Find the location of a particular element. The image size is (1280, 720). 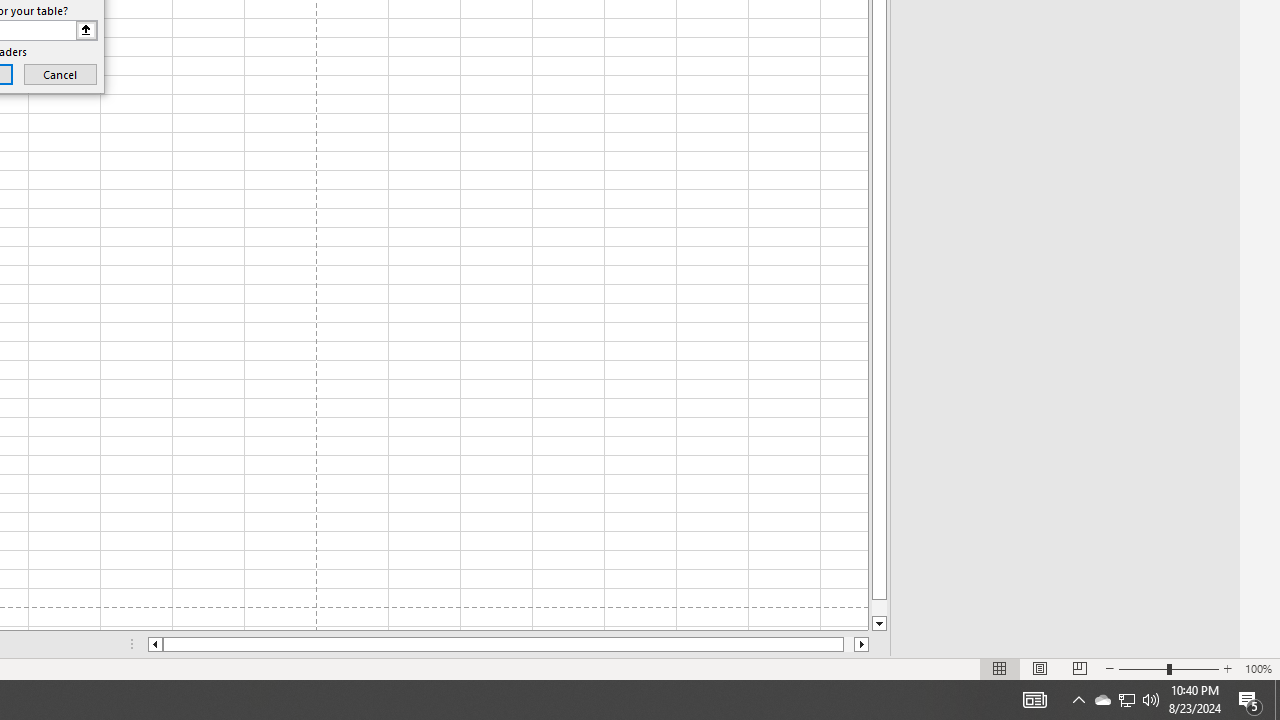

'Column left' is located at coordinates (153, 644).